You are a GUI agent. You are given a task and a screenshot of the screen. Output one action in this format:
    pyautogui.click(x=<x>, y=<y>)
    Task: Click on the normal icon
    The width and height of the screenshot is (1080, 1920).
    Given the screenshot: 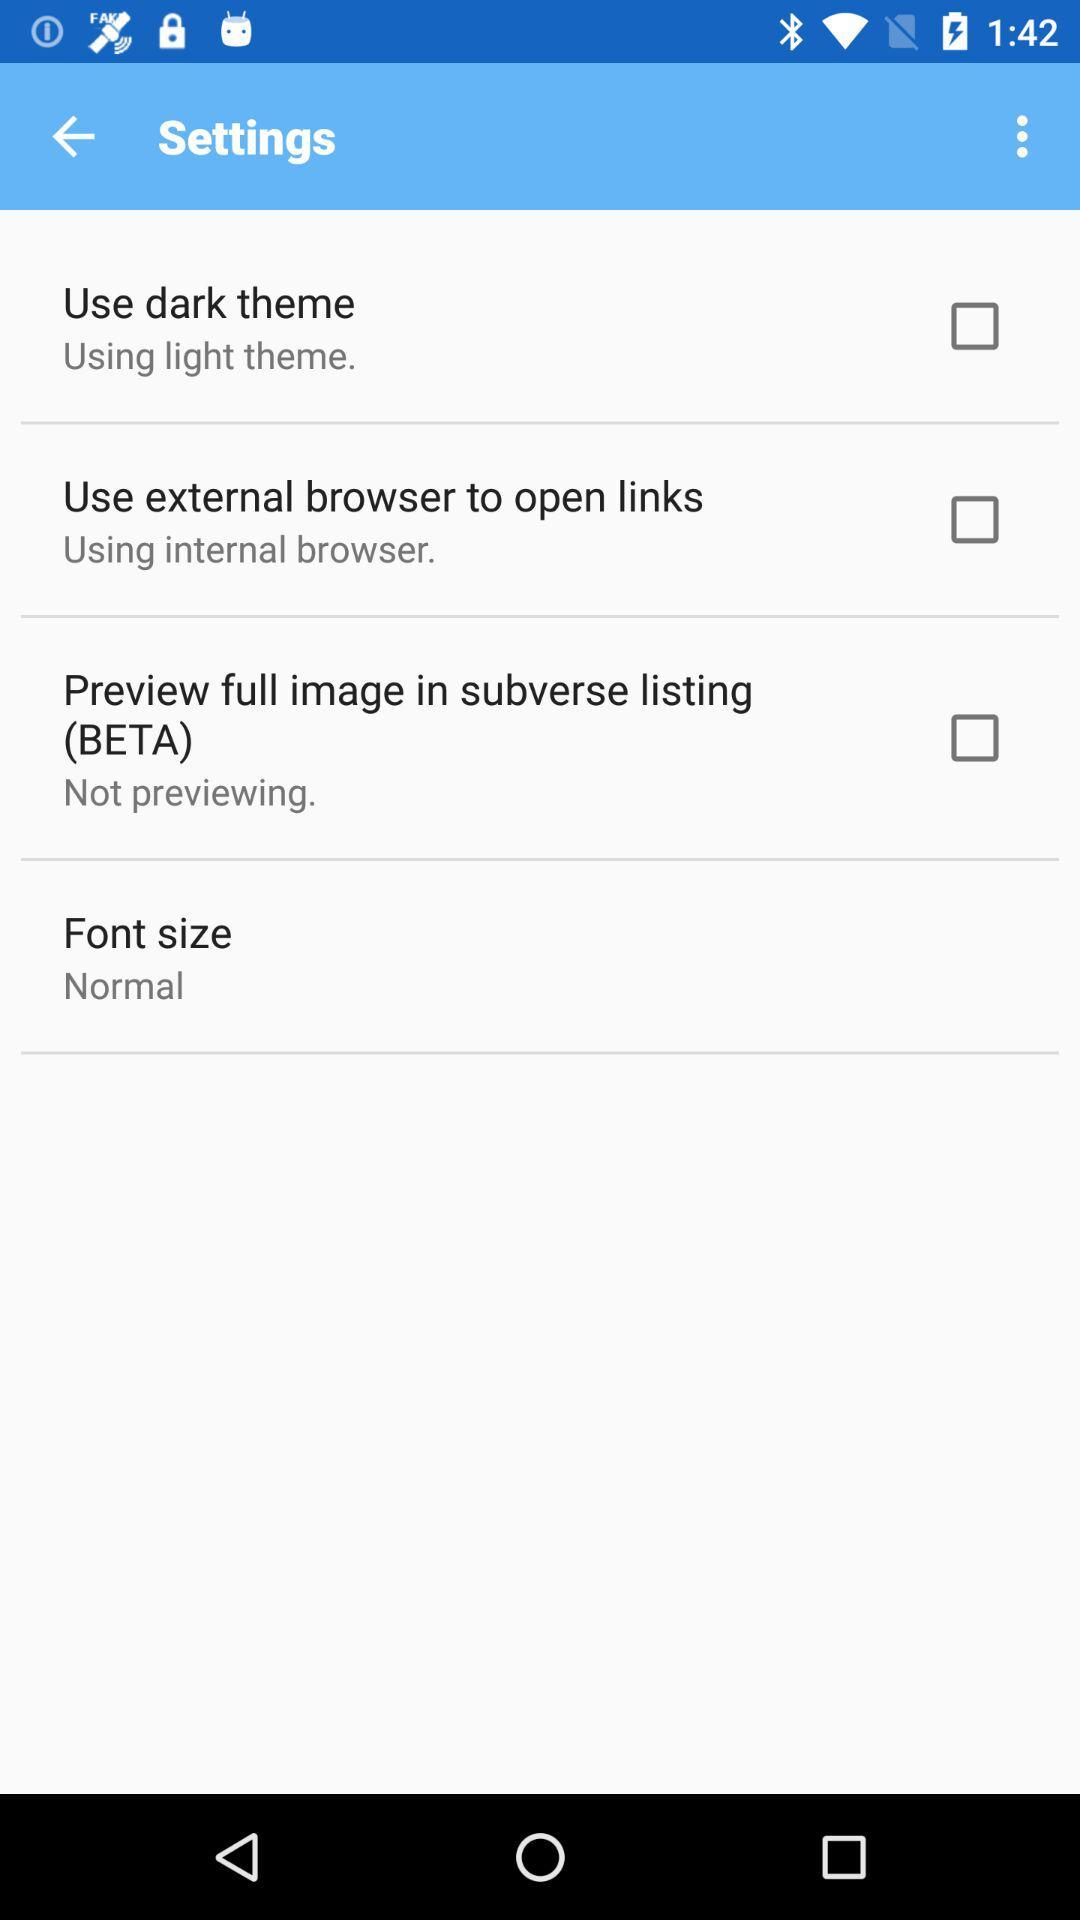 What is the action you would take?
    pyautogui.click(x=123, y=984)
    